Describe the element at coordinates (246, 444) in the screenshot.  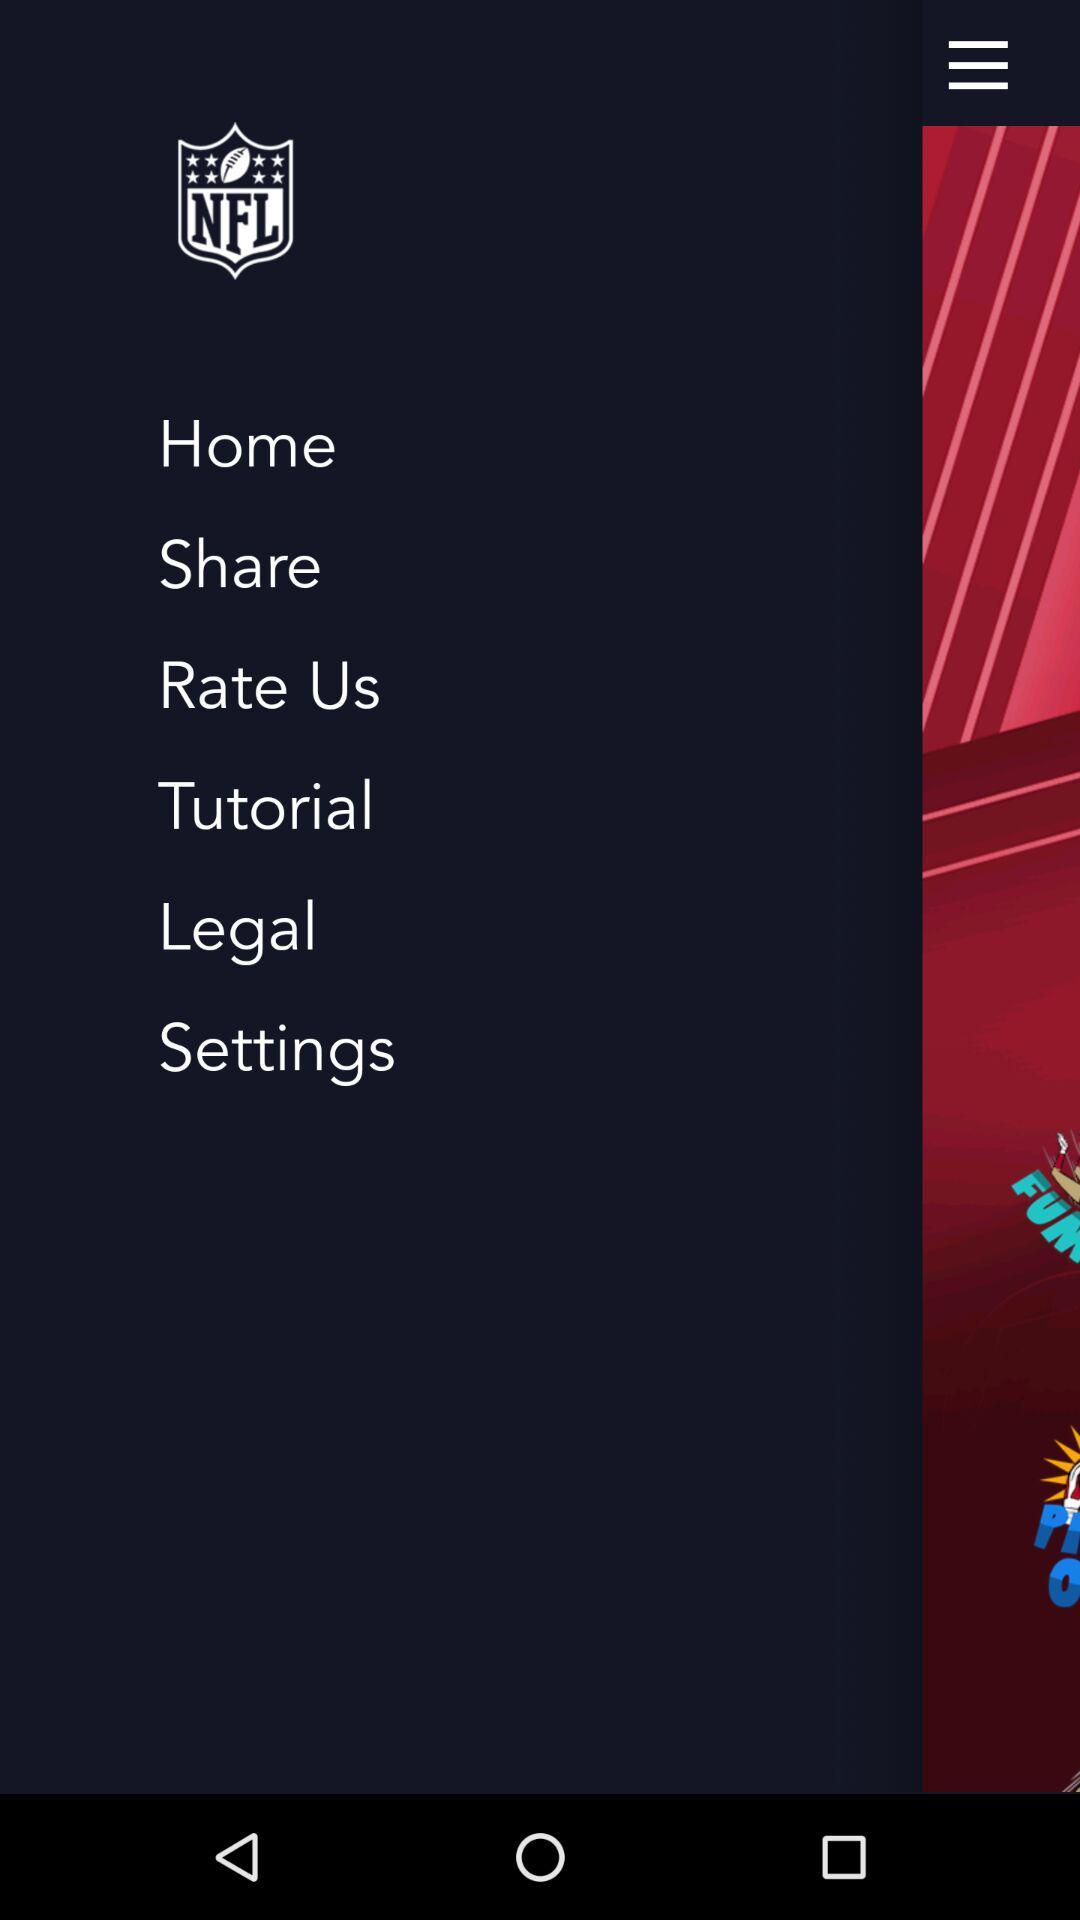
I see `home` at that location.